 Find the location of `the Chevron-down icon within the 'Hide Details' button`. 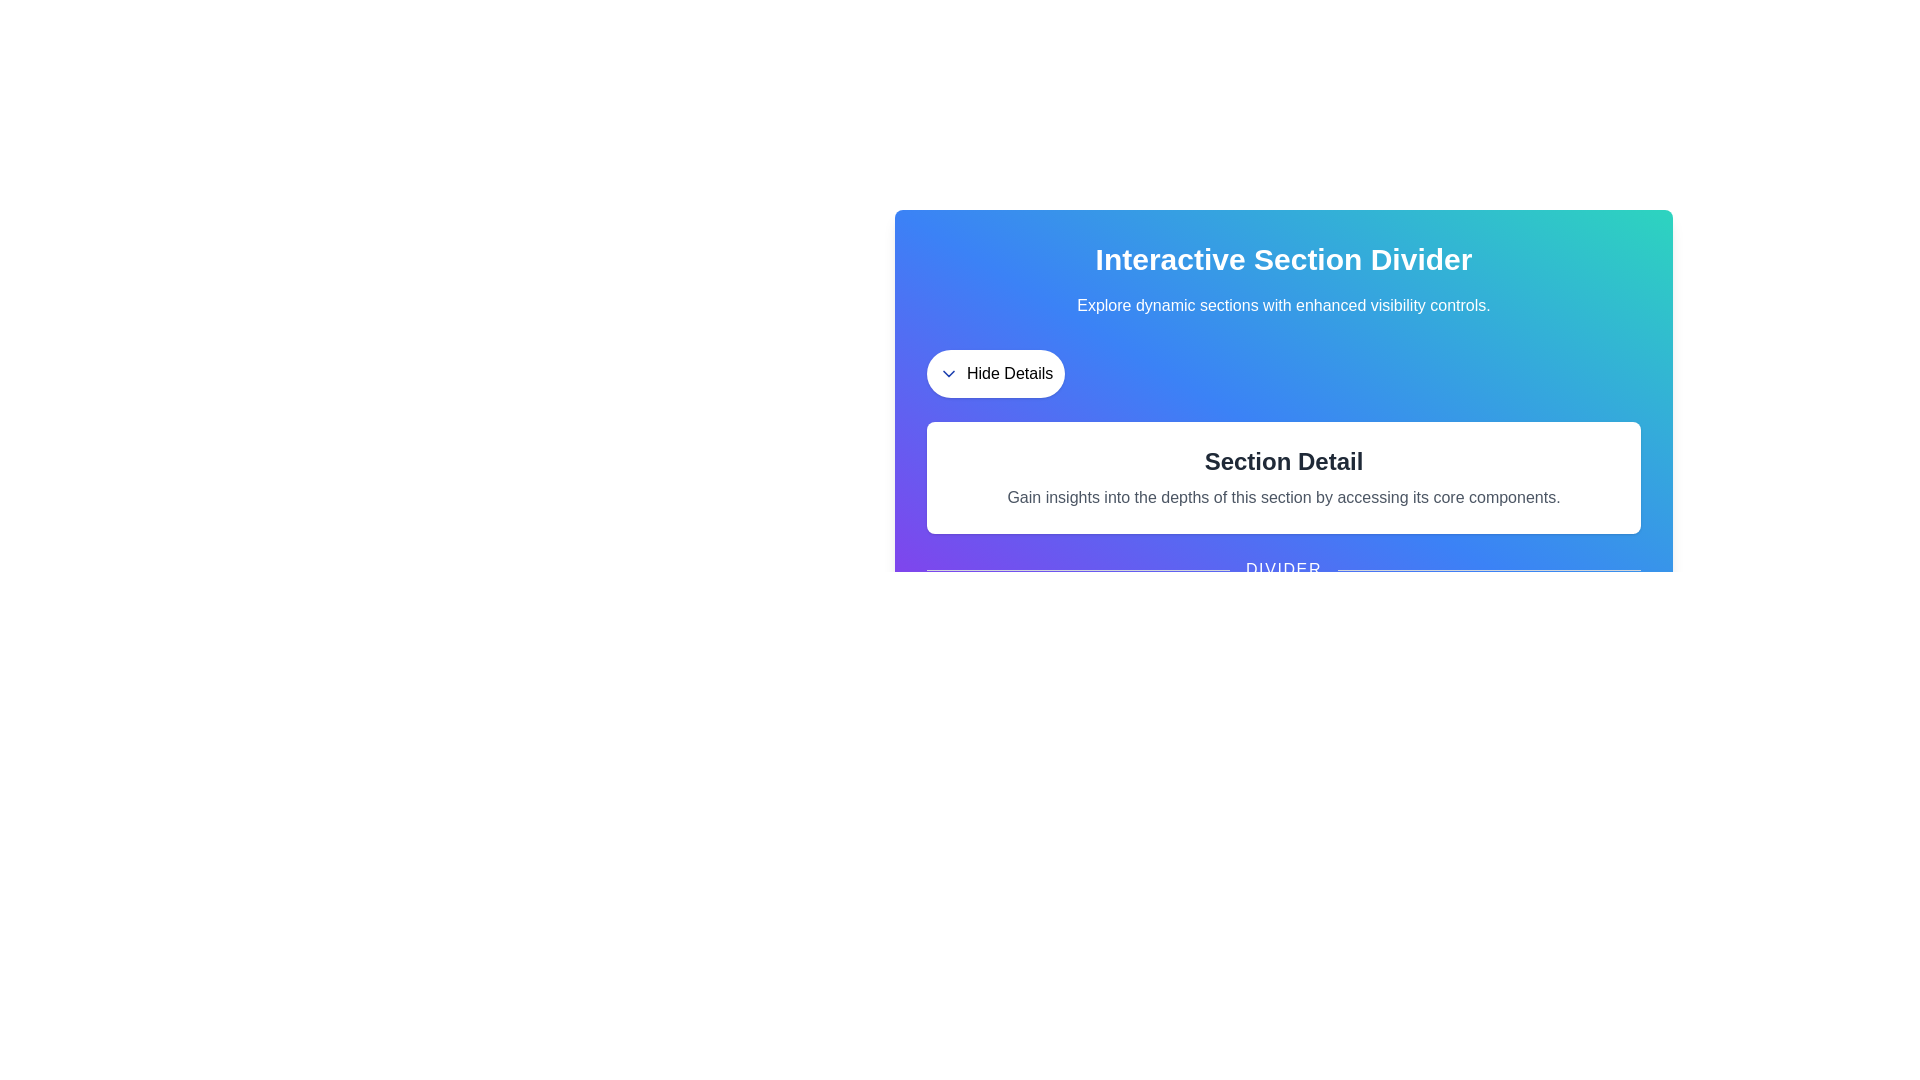

the Chevron-down icon within the 'Hide Details' button is located at coordinates (948, 374).